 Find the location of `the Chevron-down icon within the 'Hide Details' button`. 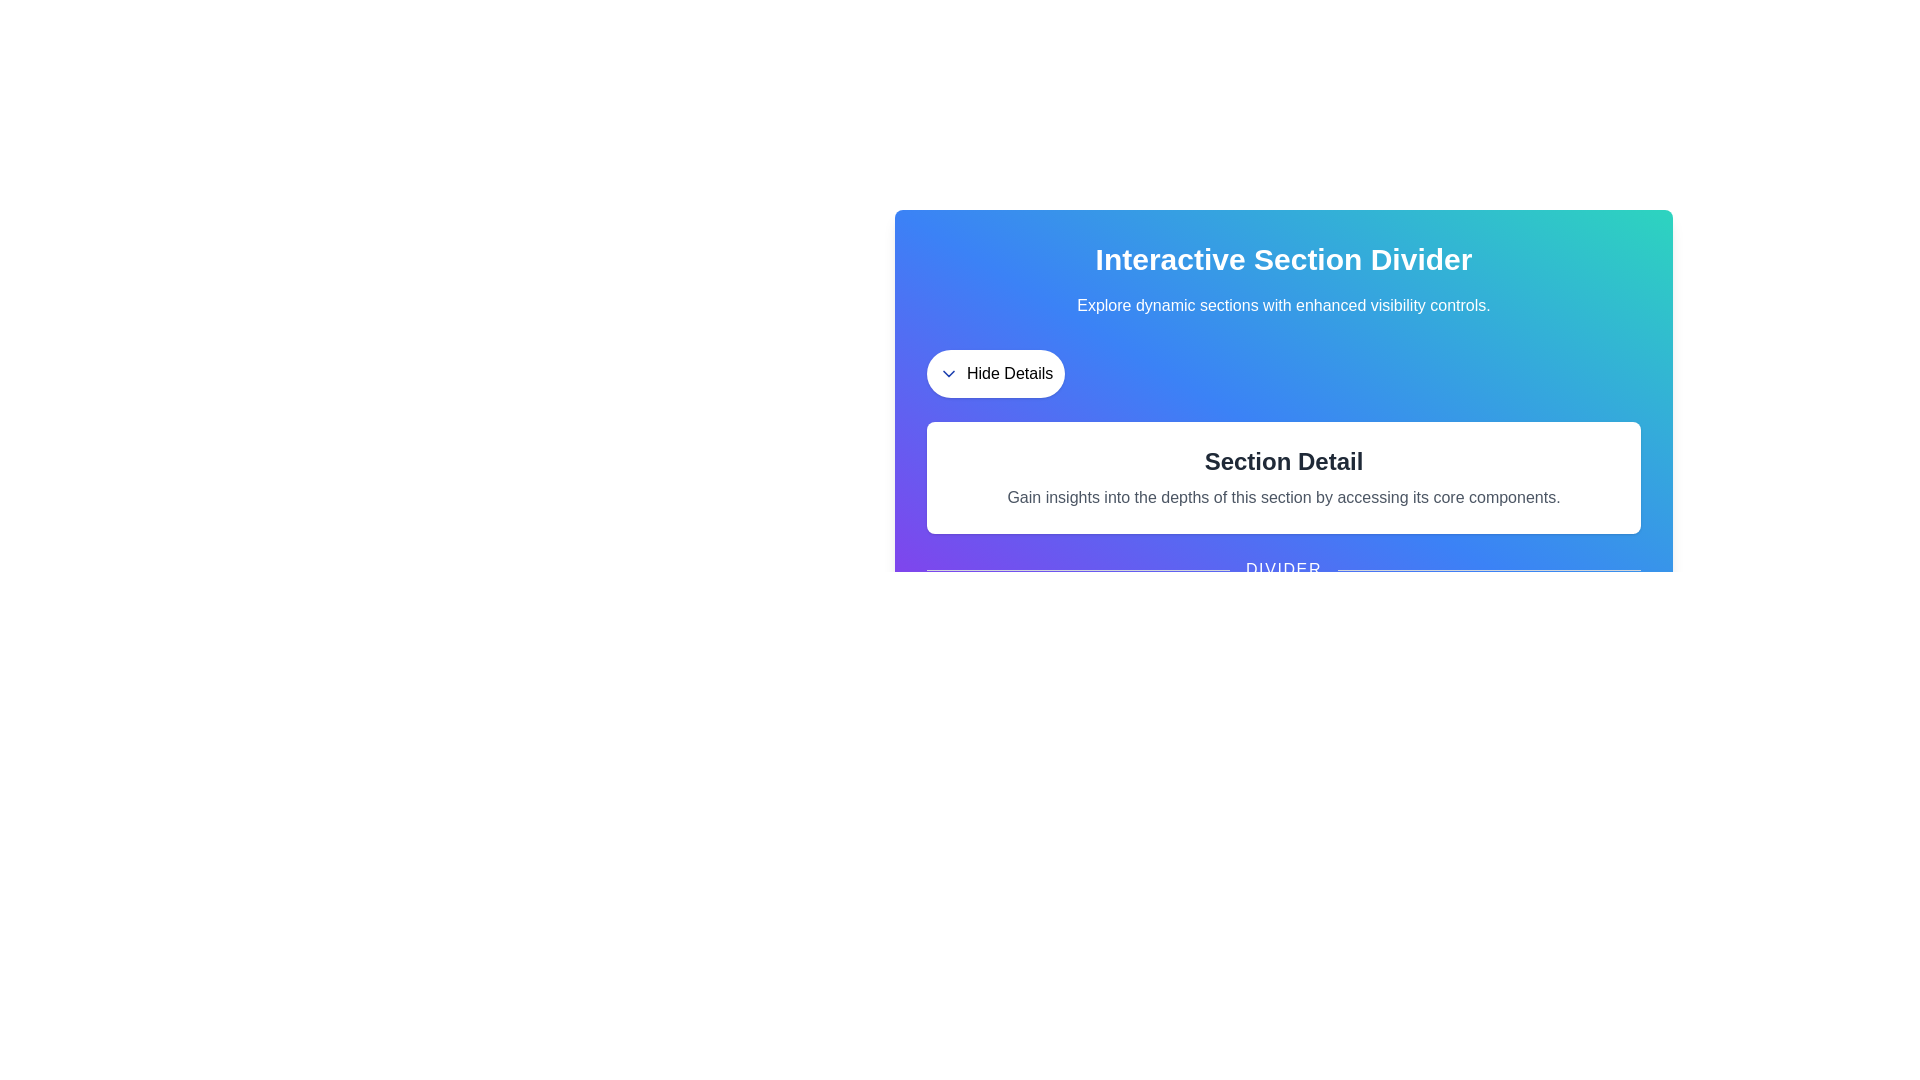

the Chevron-down icon within the 'Hide Details' button is located at coordinates (948, 374).